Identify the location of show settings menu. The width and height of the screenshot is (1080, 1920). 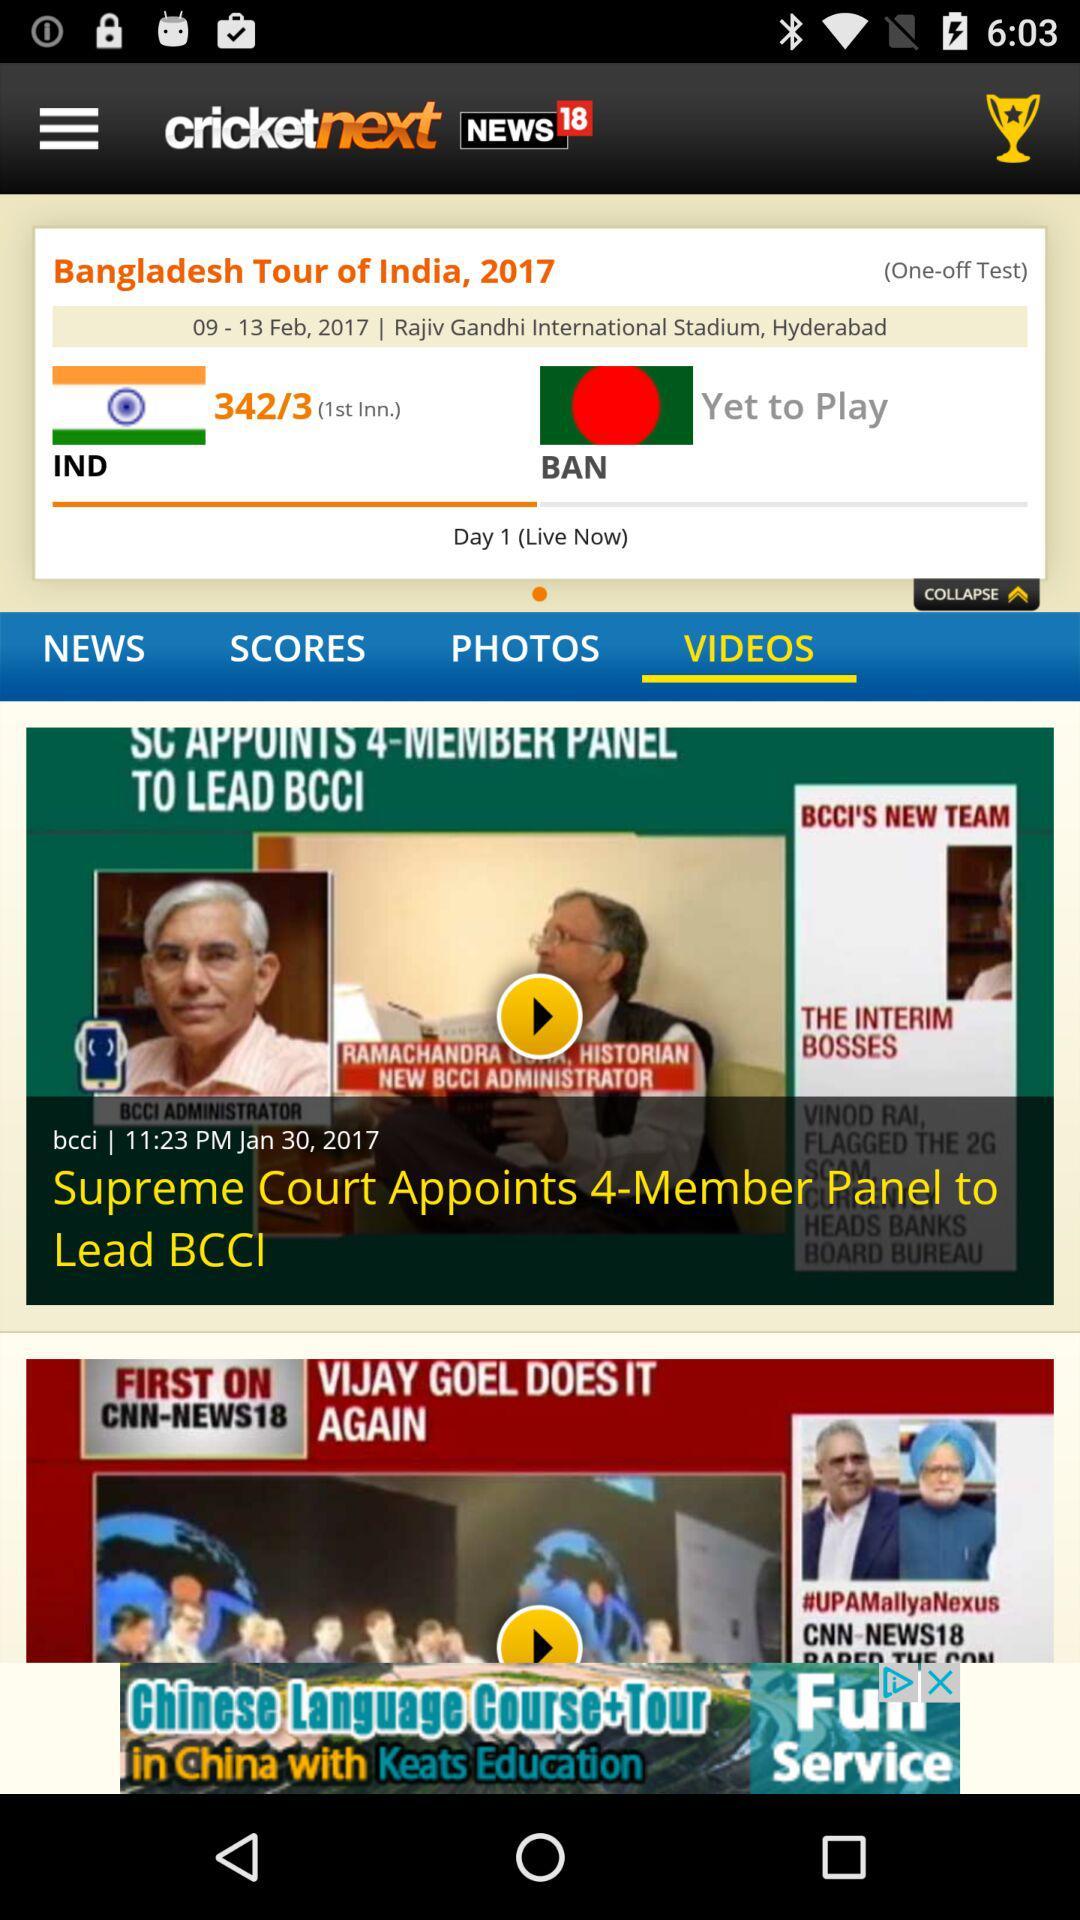
(68, 127).